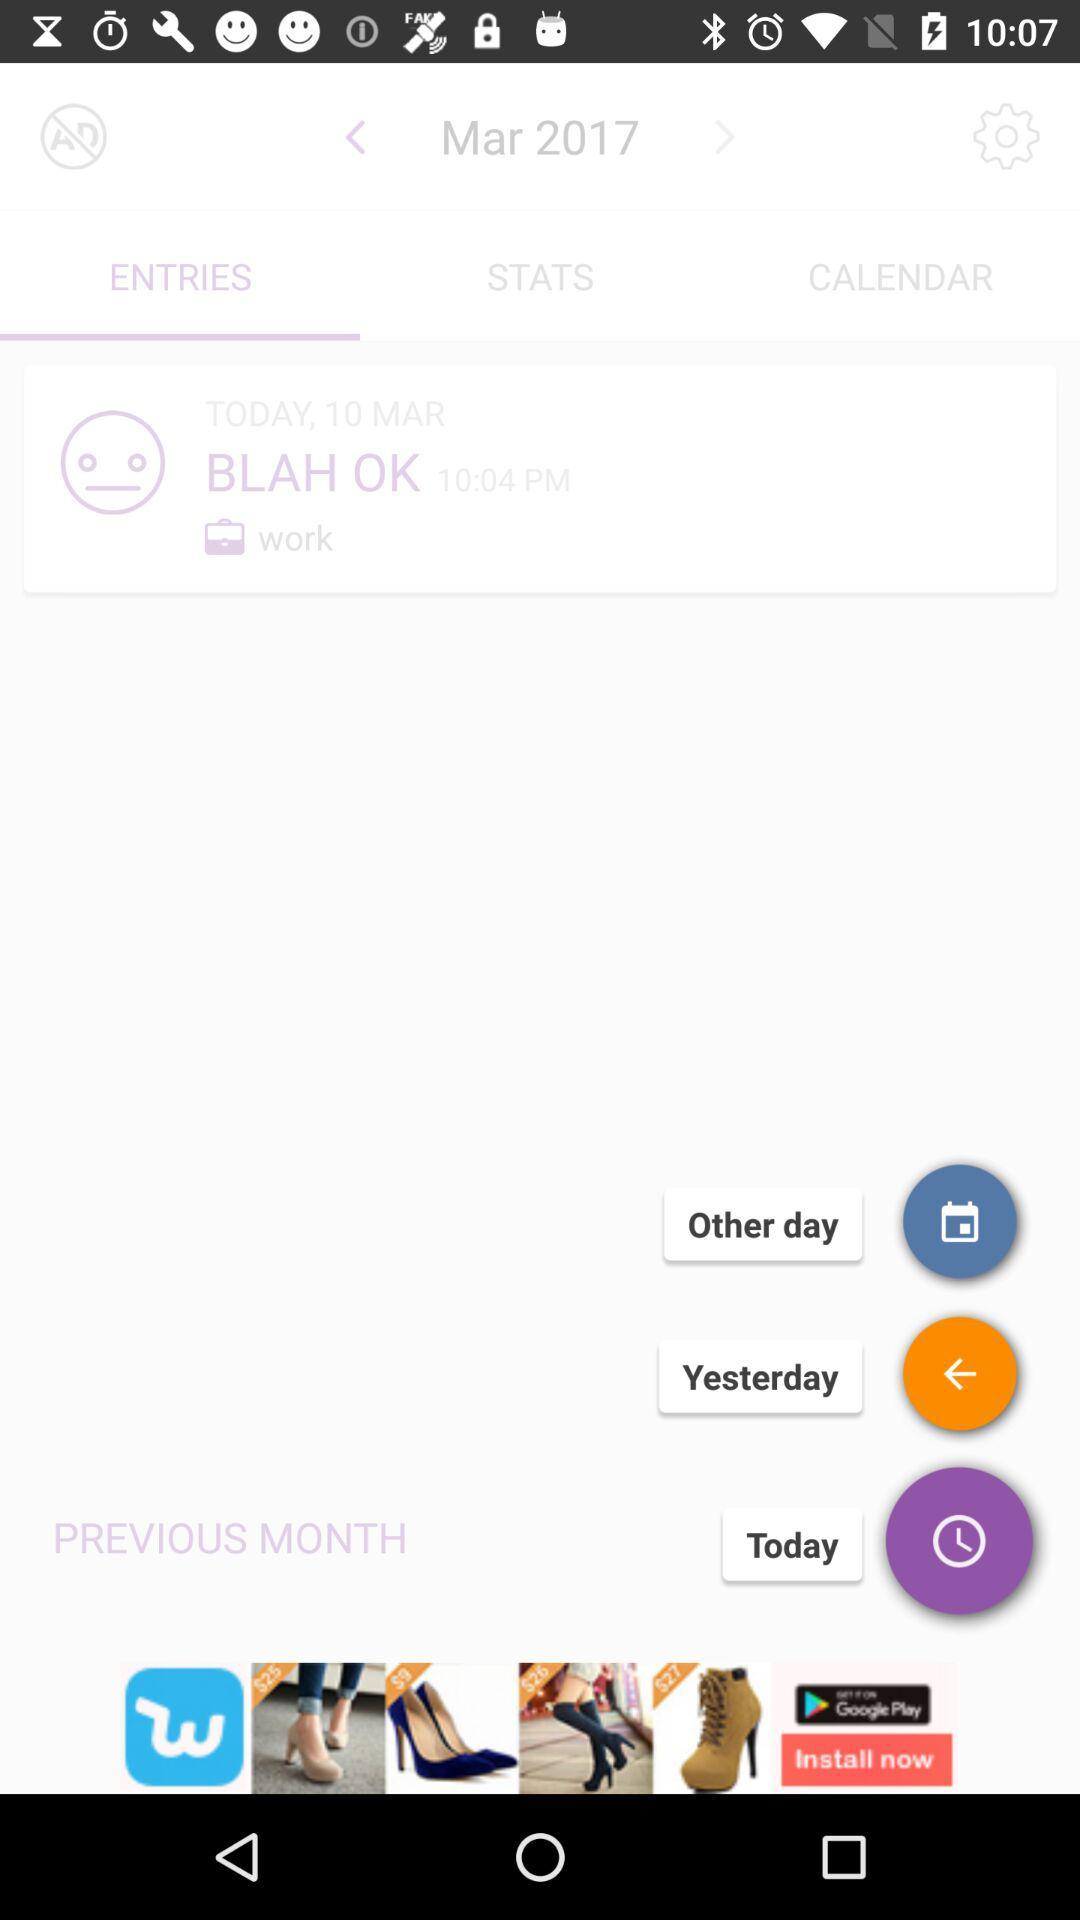  What do you see at coordinates (540, 1727) in the screenshot?
I see `advertisement` at bounding box center [540, 1727].